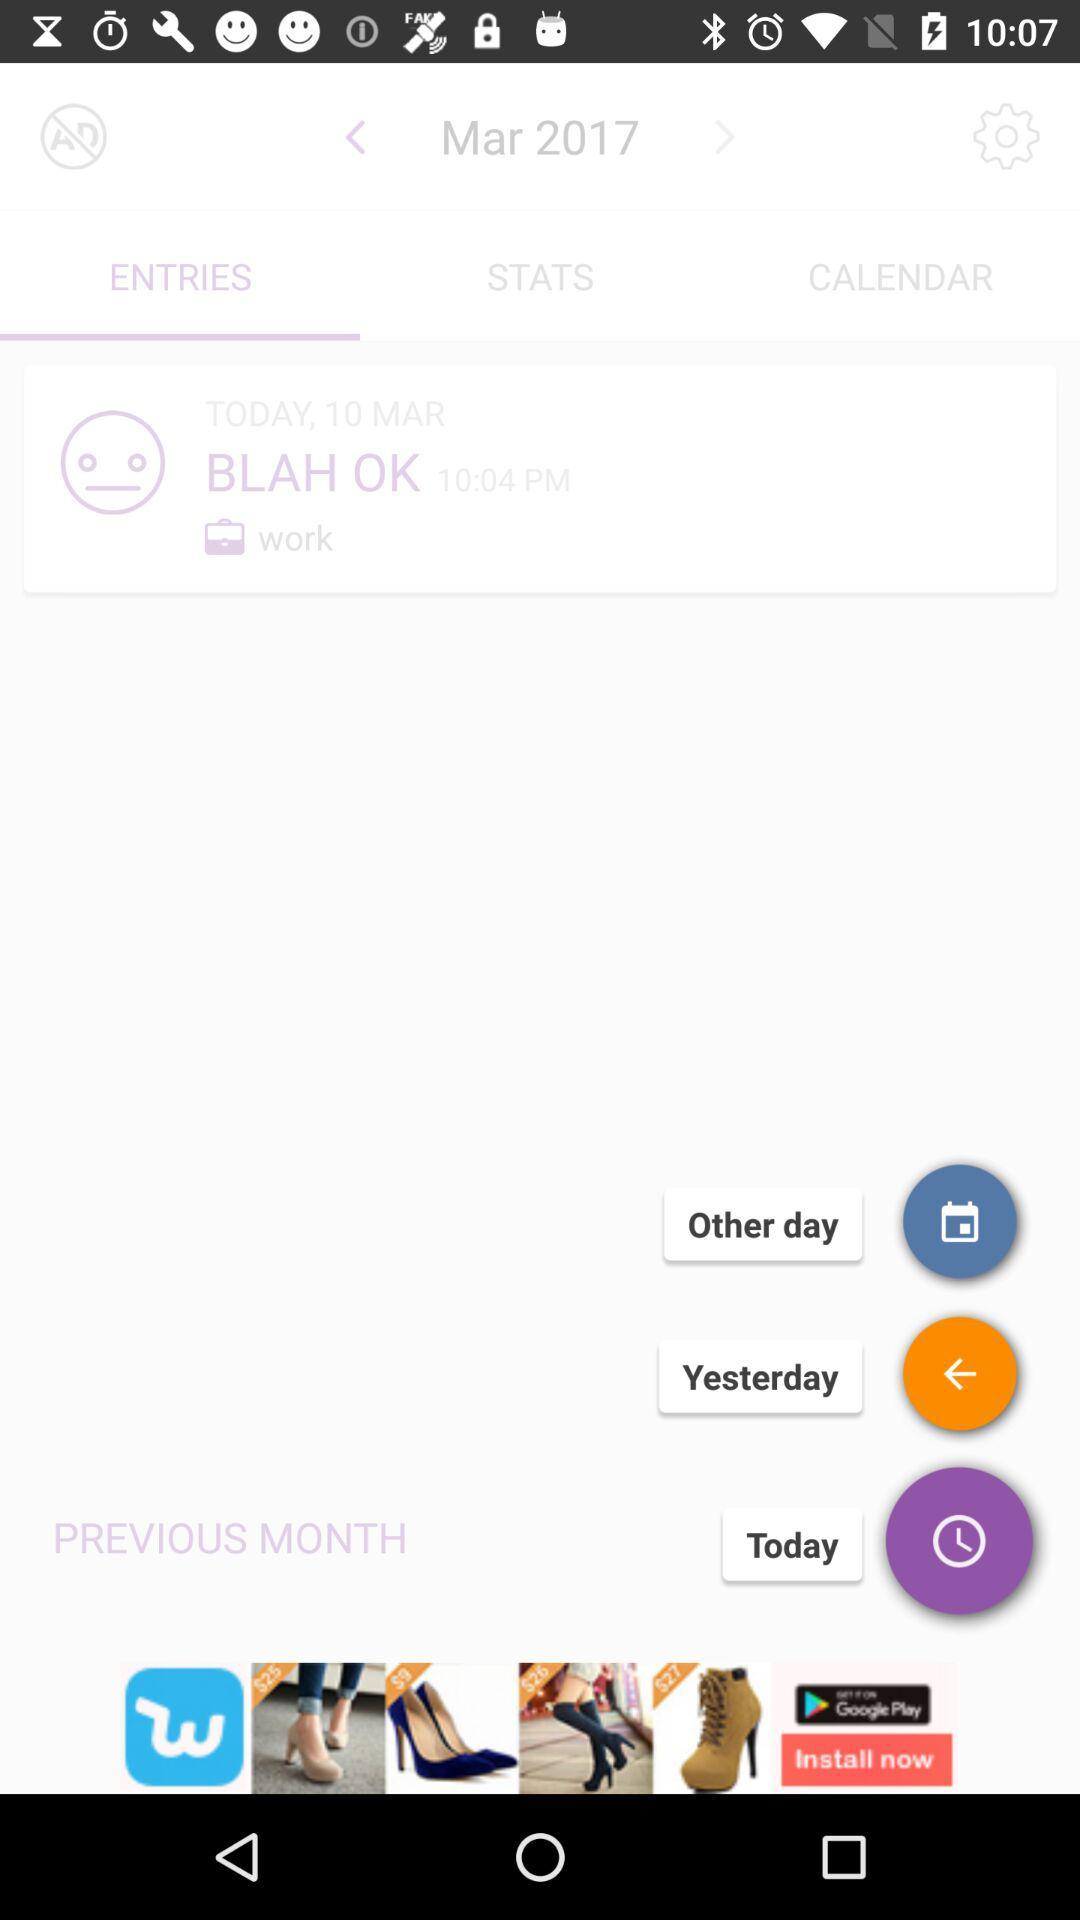  What do you see at coordinates (540, 1727) in the screenshot?
I see `advertisement` at bounding box center [540, 1727].